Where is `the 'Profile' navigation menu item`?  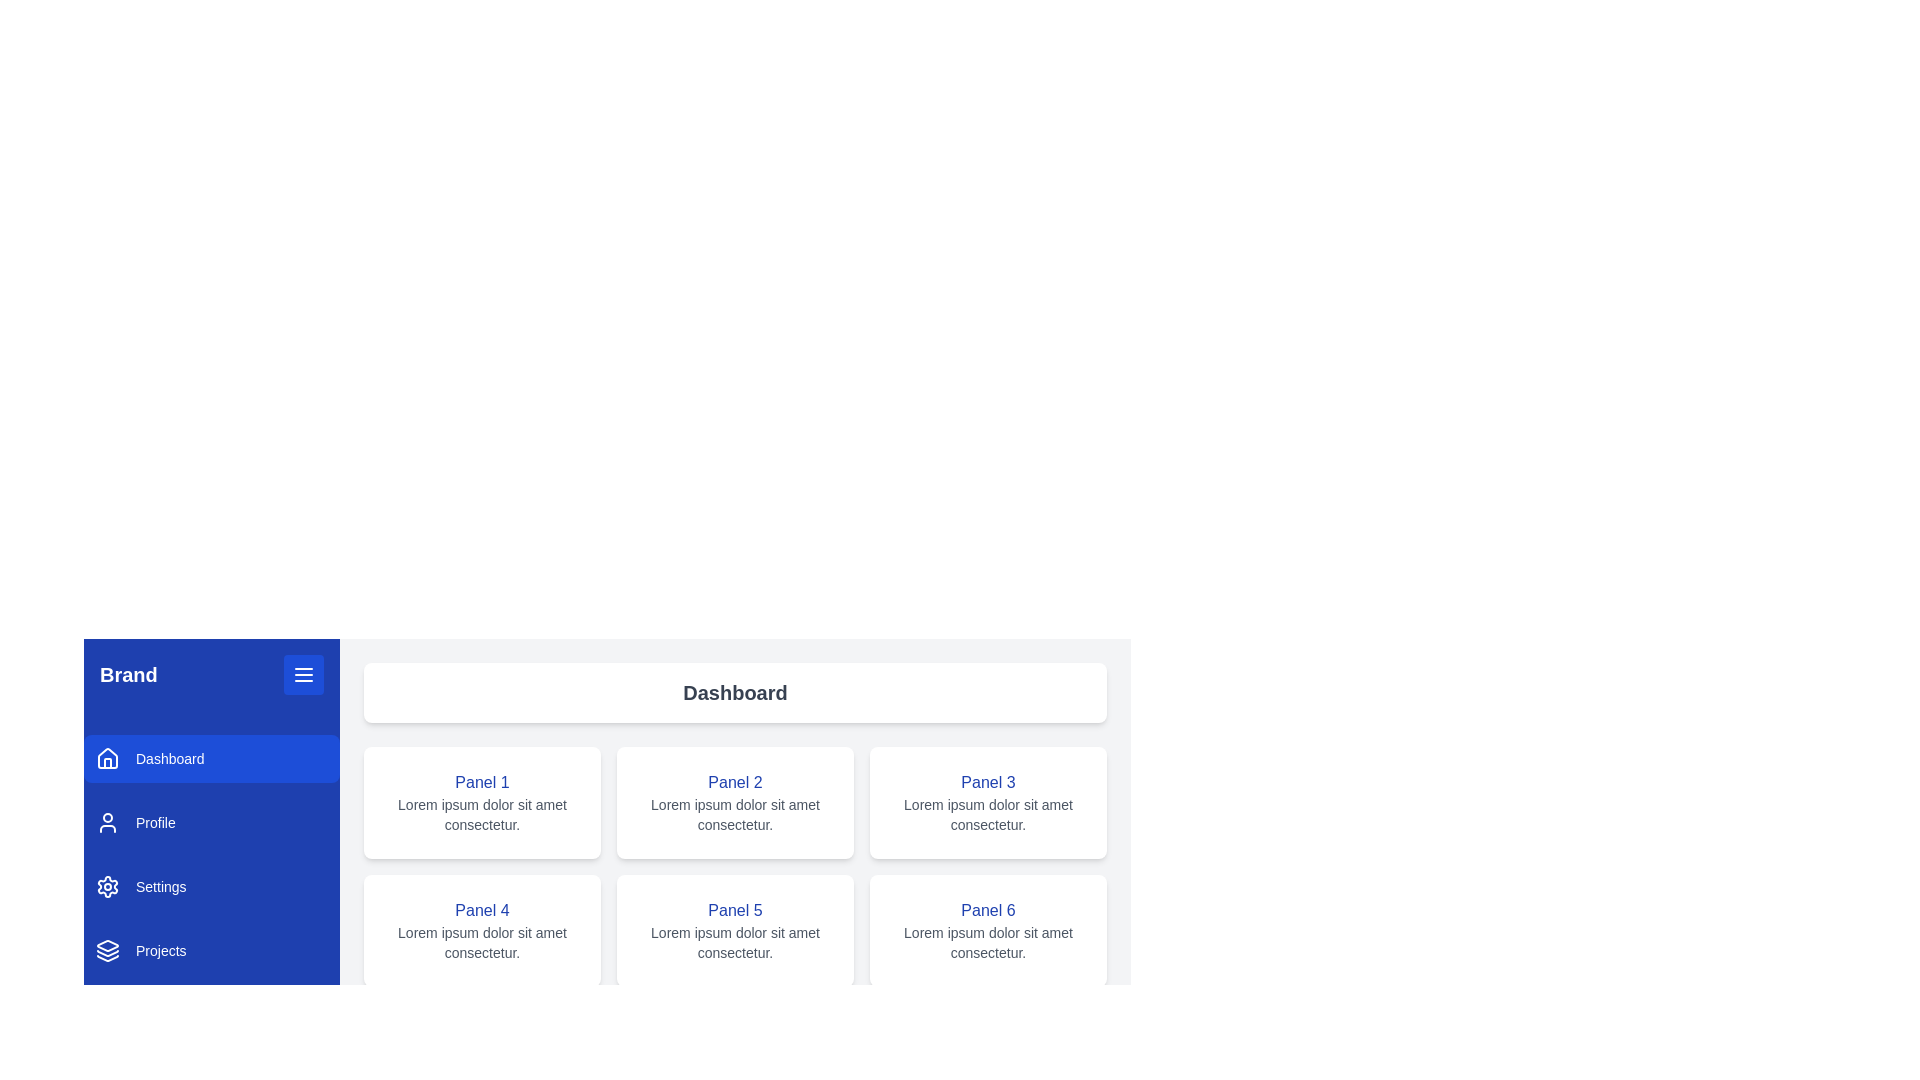 the 'Profile' navigation menu item is located at coordinates (211, 822).